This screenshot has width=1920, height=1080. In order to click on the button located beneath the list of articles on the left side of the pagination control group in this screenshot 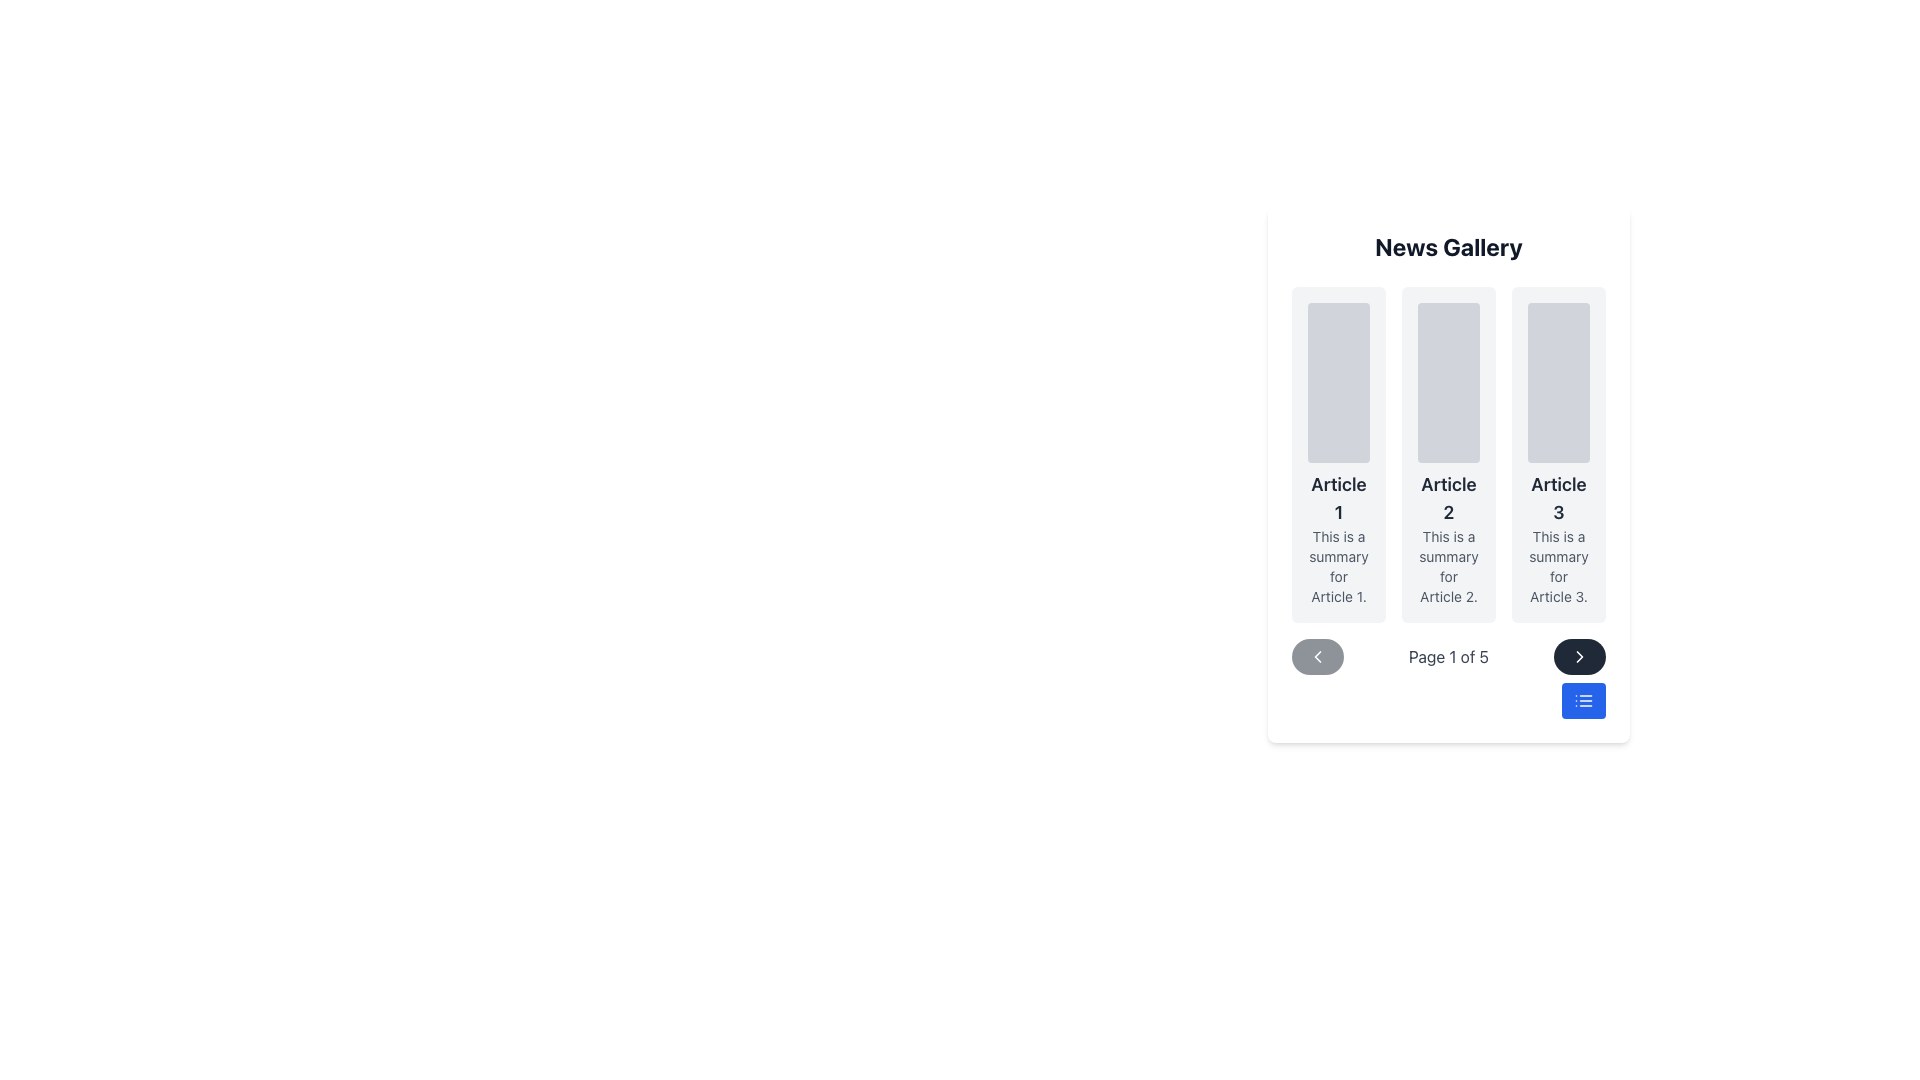, I will do `click(1318, 656)`.